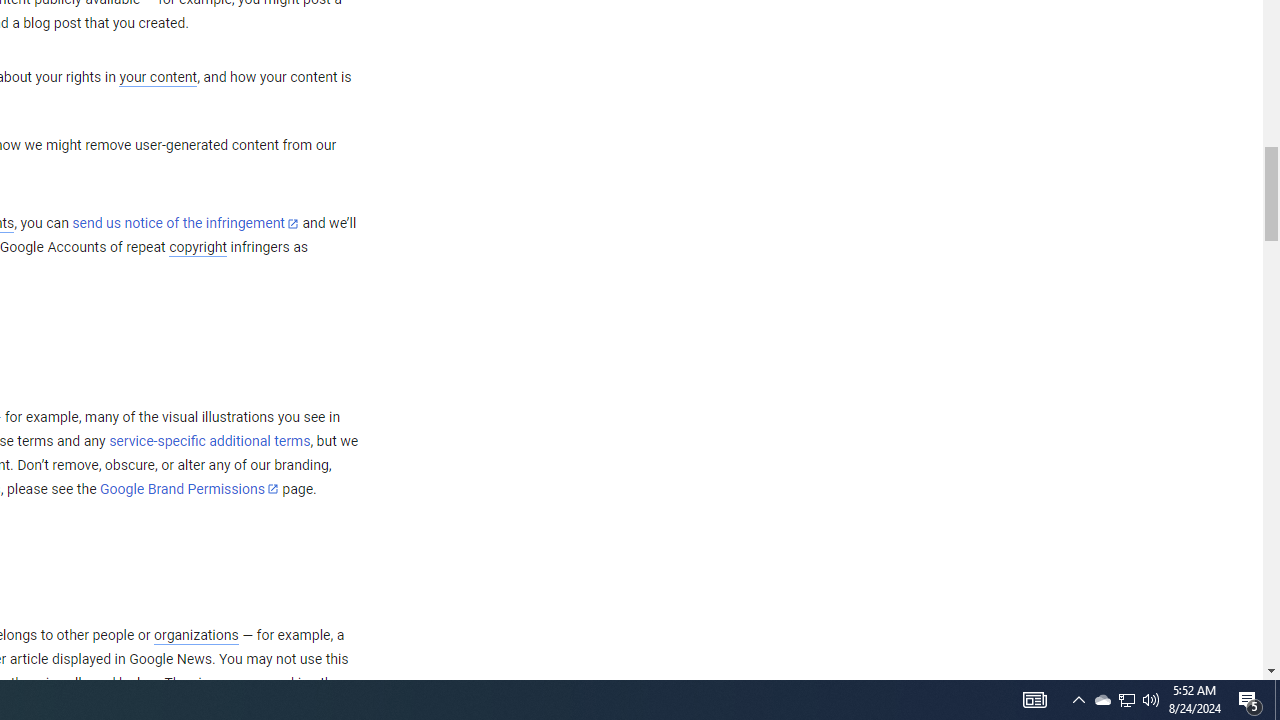  I want to click on 'send us notice of the infringement', so click(185, 224).